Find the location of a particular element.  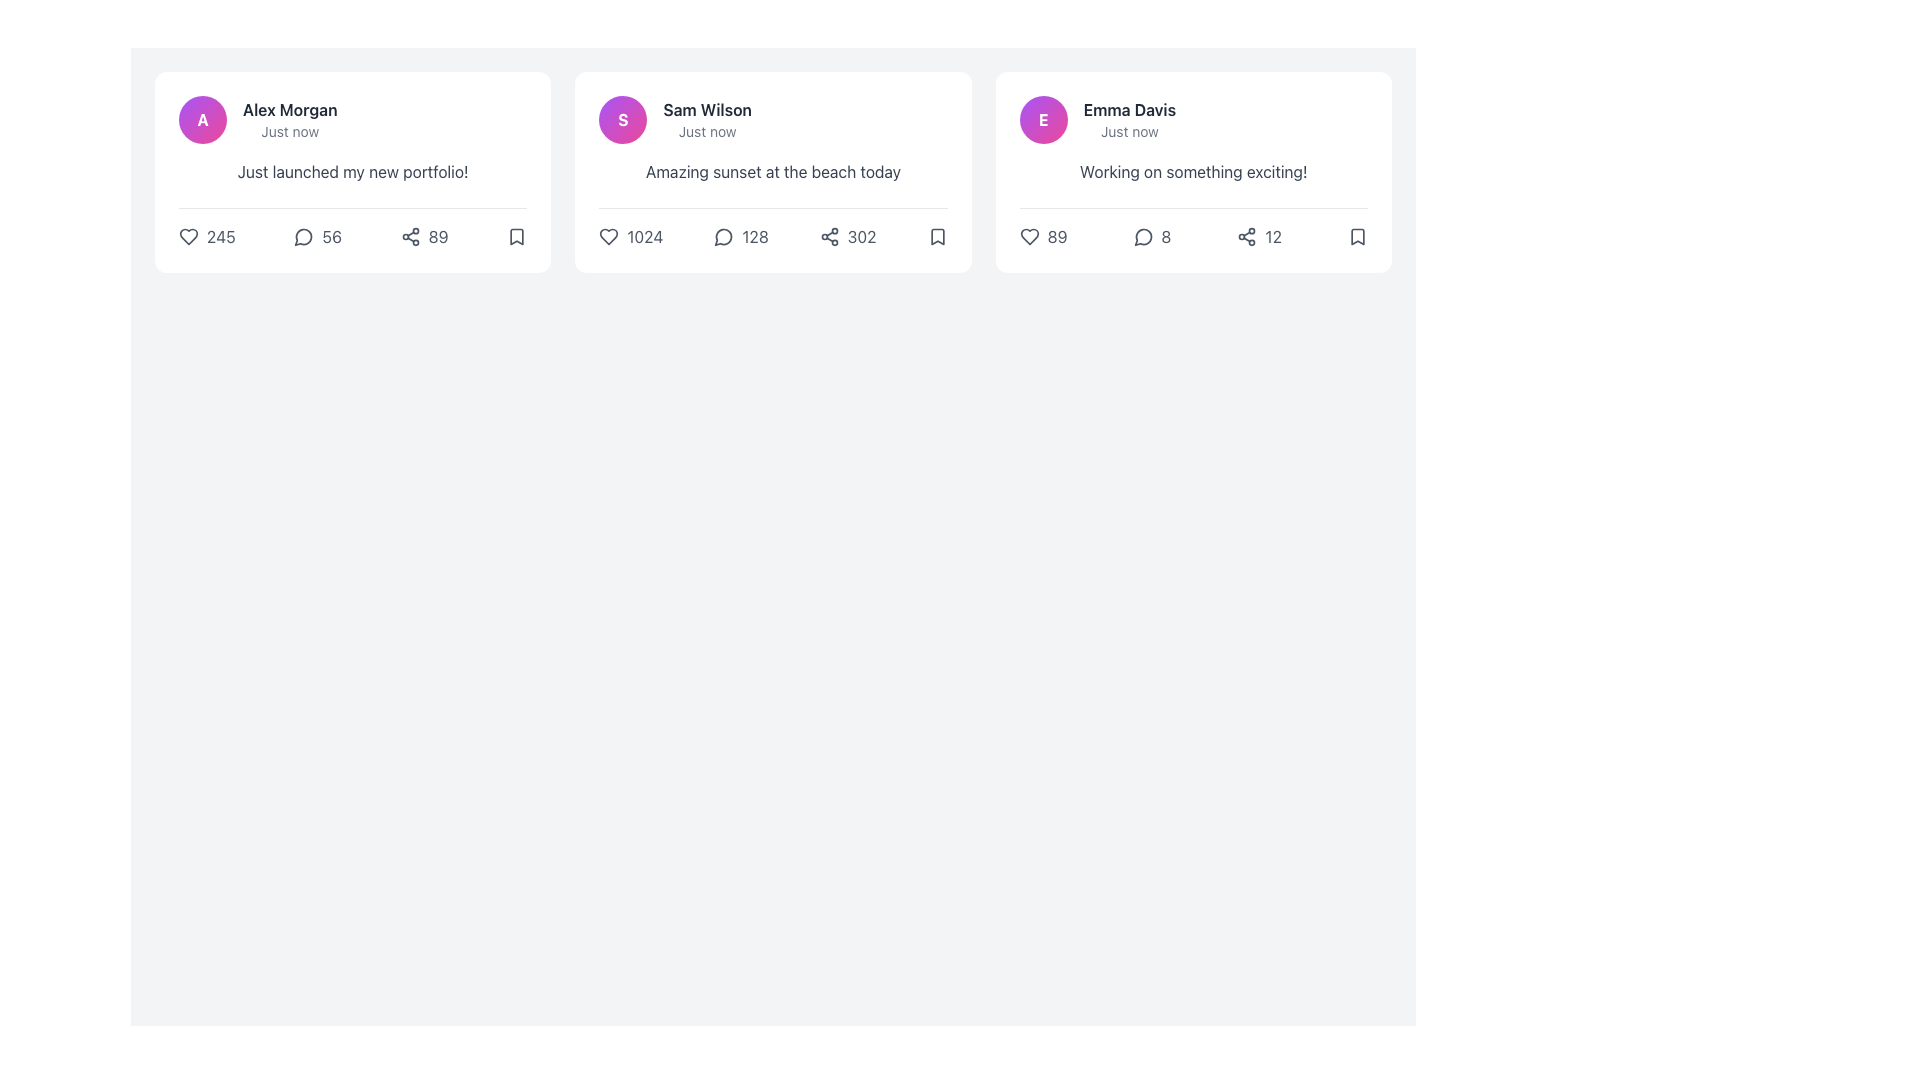

the interactive comment icon-text pair, located in the bottom section of the first content card, which displays the number of comments associated with the post to change the icon's color to blue is located at coordinates (317, 235).